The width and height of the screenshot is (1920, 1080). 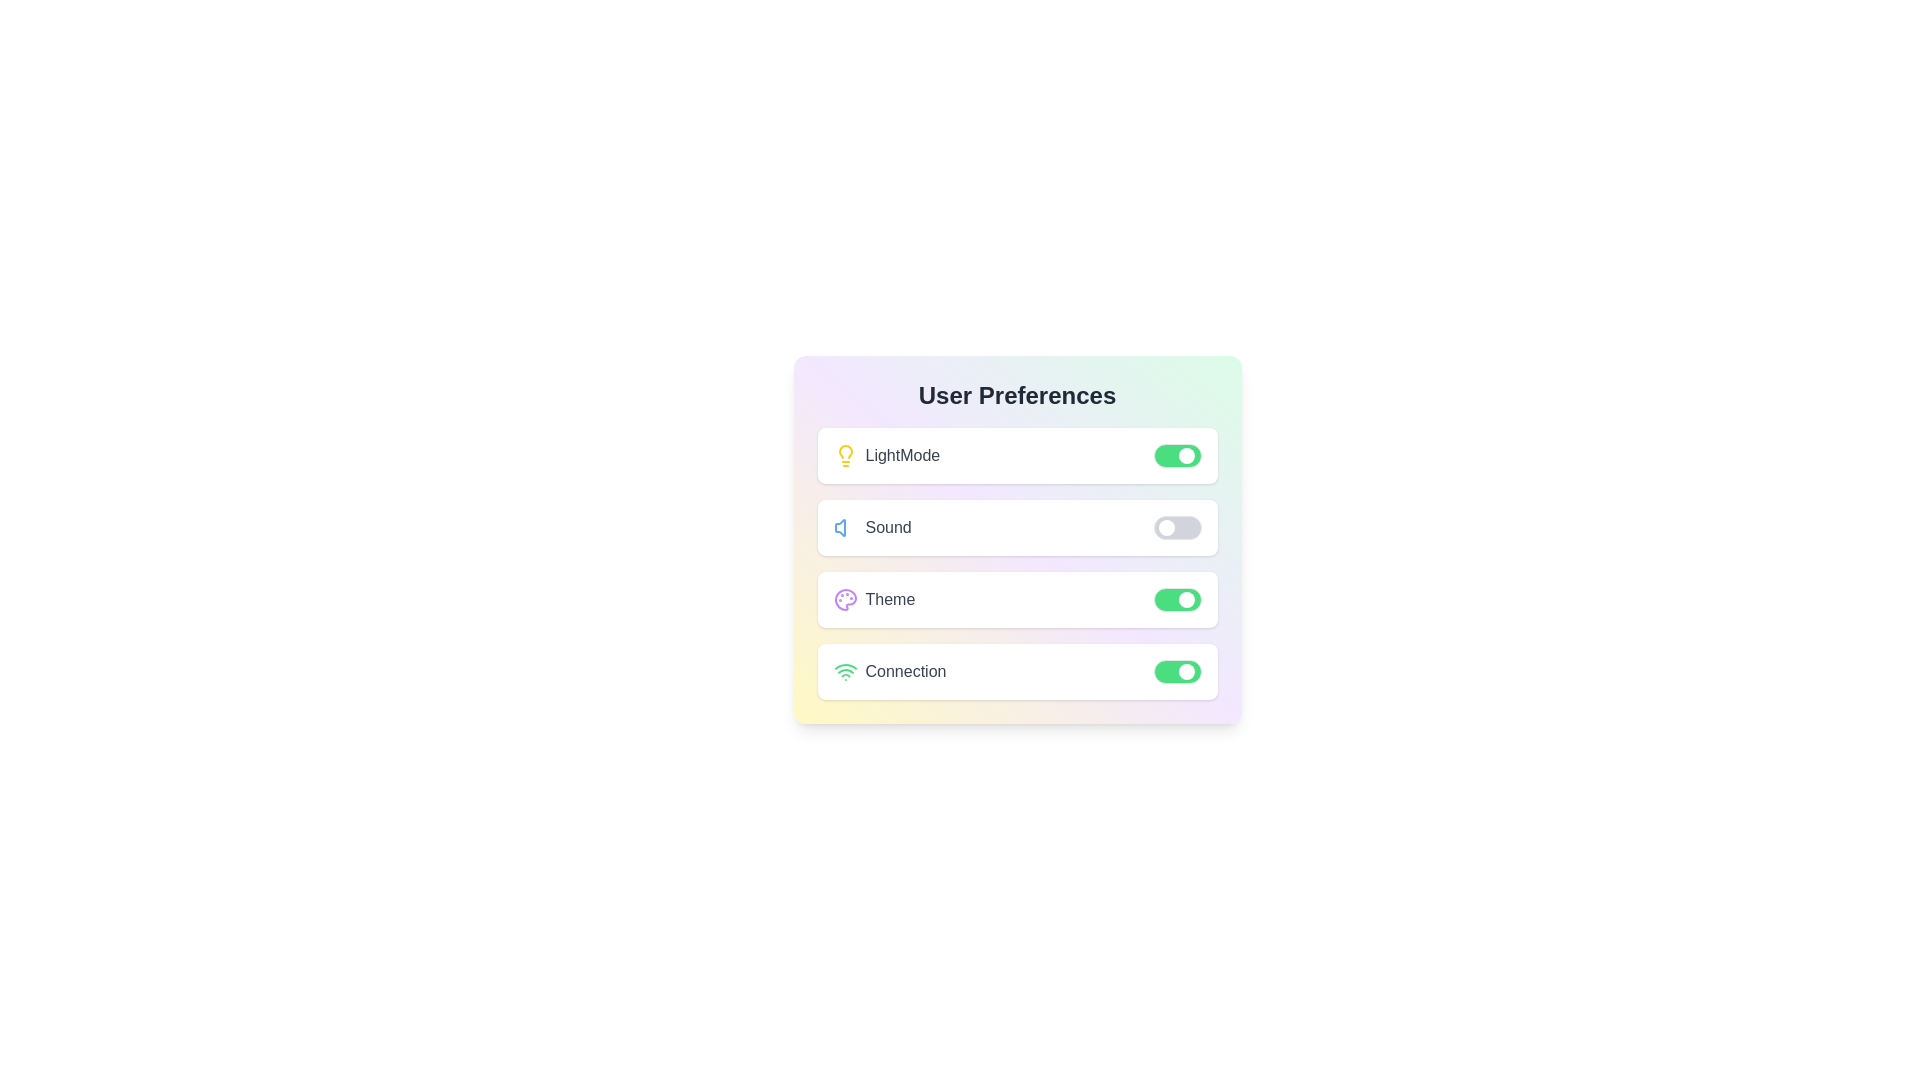 What do you see at coordinates (845, 455) in the screenshot?
I see `the style of the yellow lightbulb icon located to the left of the 'LightMode' text on the user preferences UI` at bounding box center [845, 455].